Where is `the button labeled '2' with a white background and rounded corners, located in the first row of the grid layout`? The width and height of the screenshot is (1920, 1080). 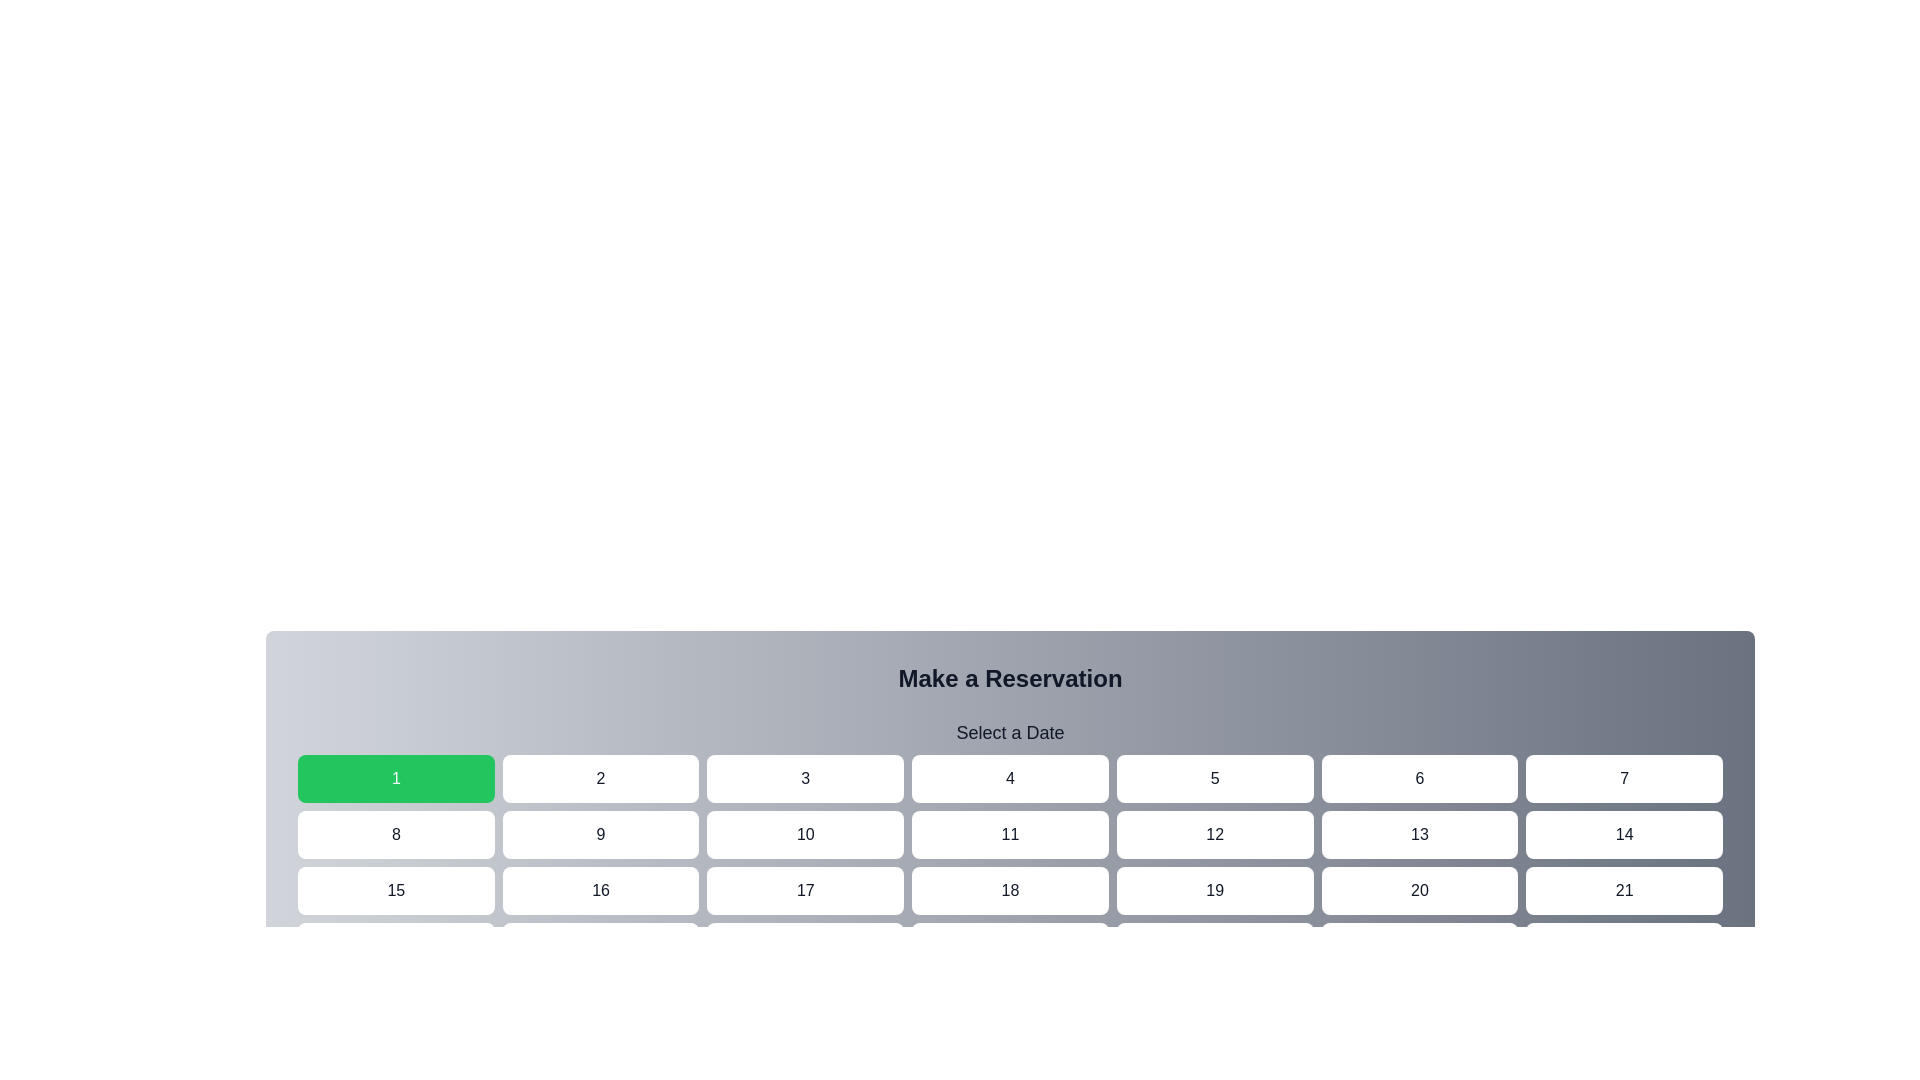 the button labeled '2' with a white background and rounded corners, located in the first row of the grid layout is located at coordinates (600, 778).